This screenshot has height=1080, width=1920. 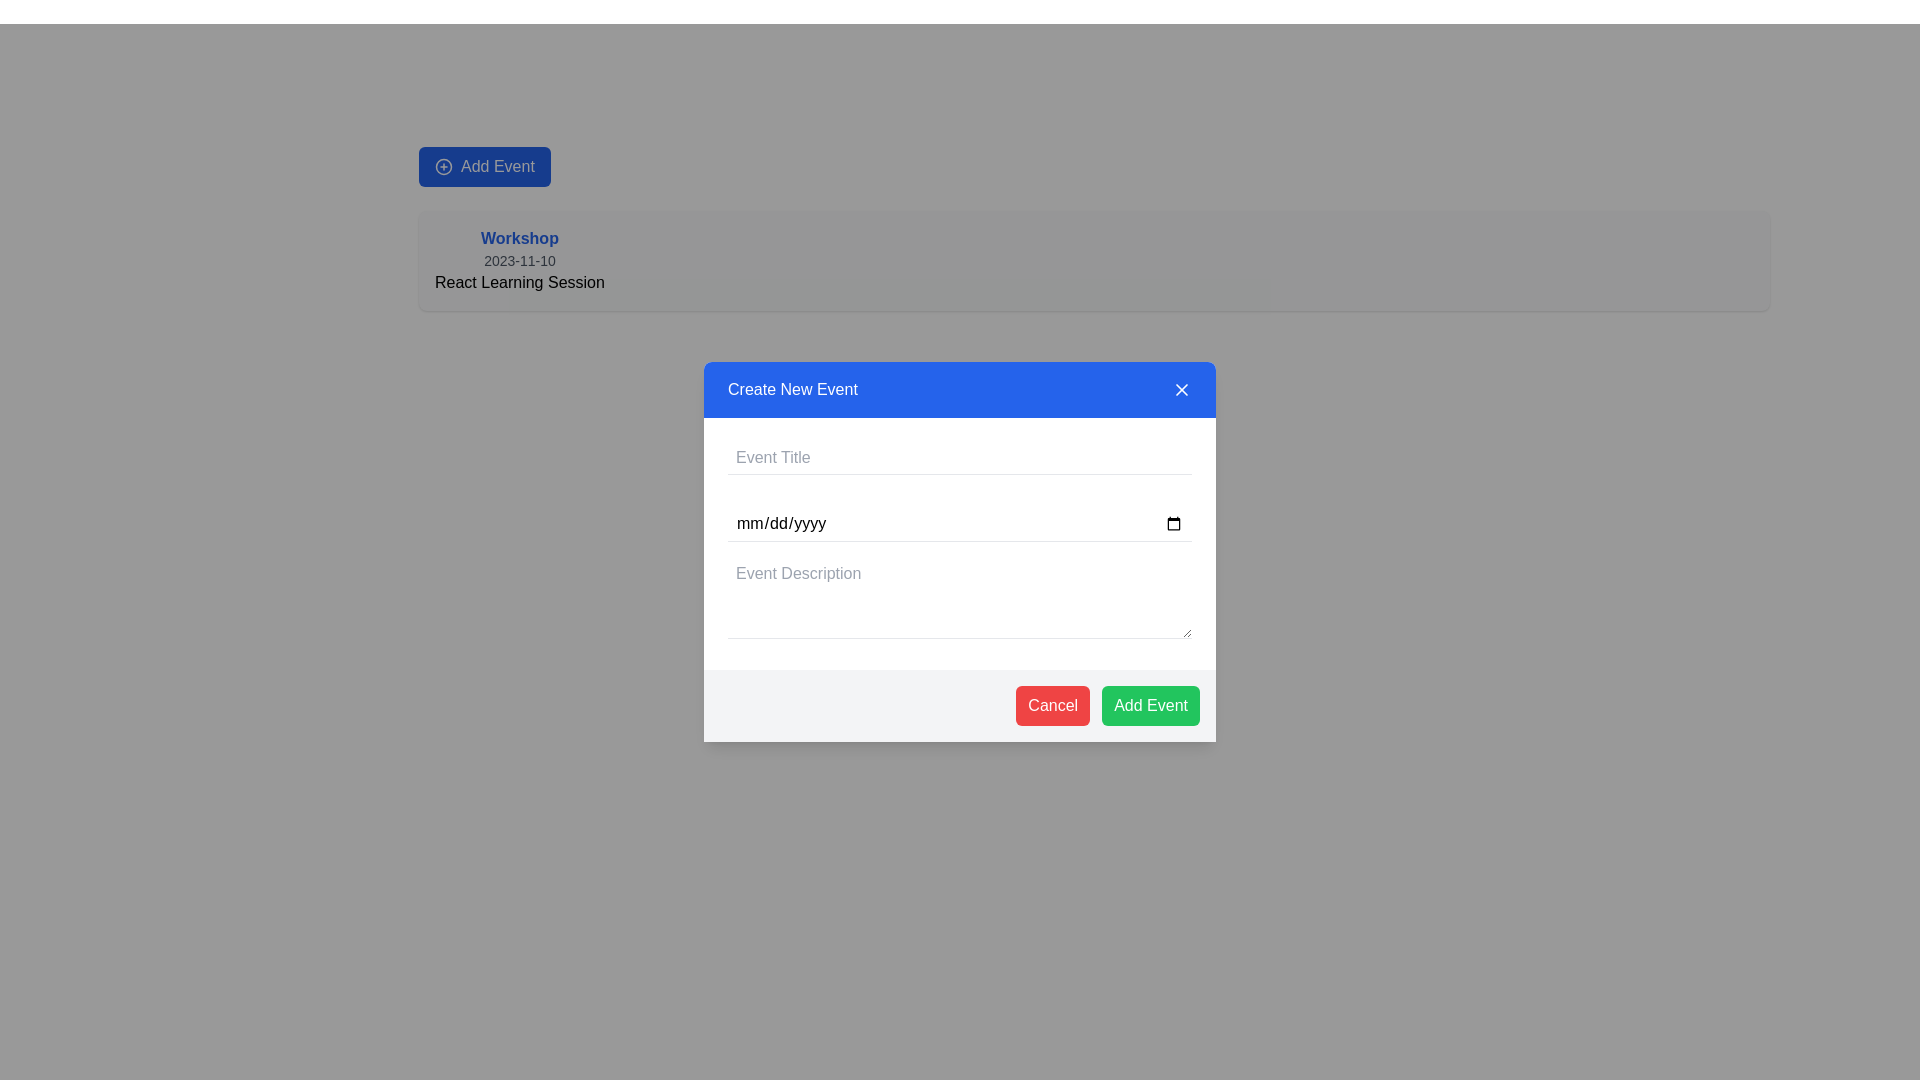 What do you see at coordinates (960, 458) in the screenshot?
I see `the title input field for an event located` at bounding box center [960, 458].